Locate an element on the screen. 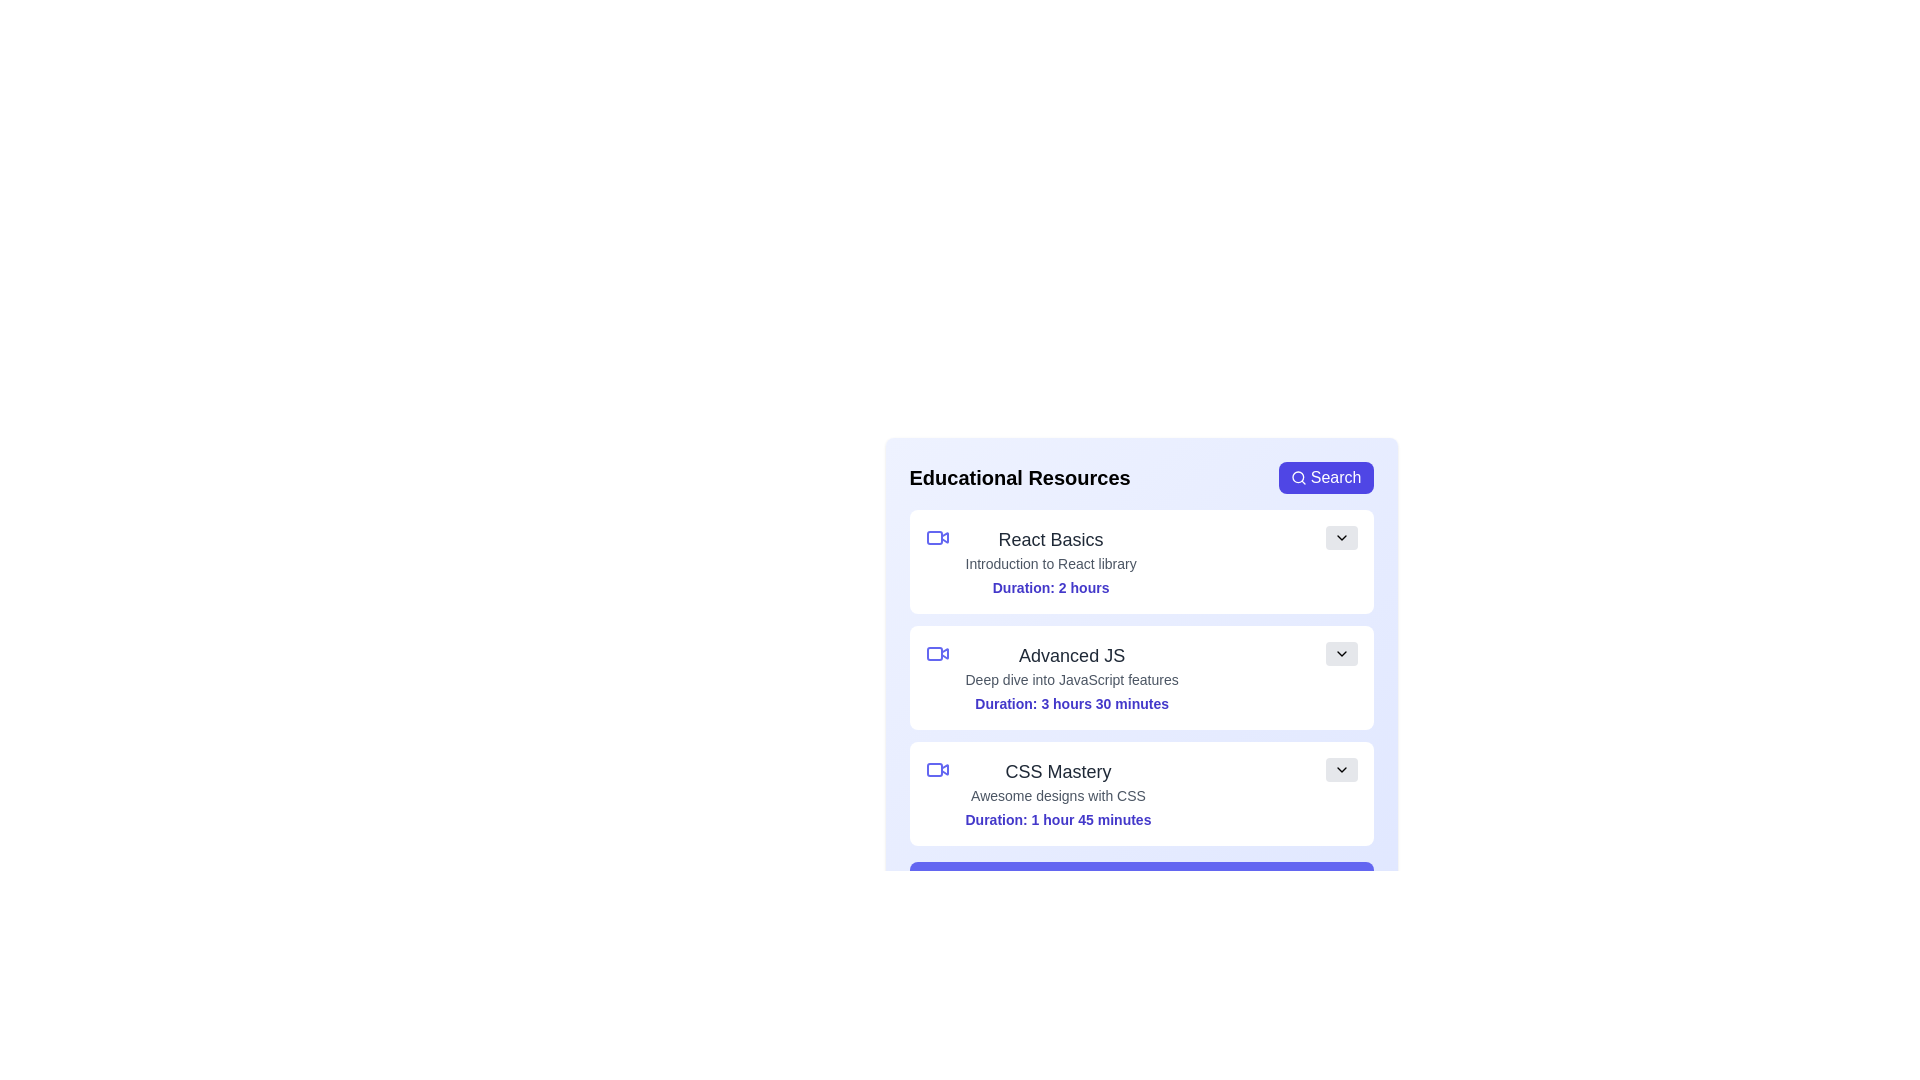 The image size is (1920, 1080). chevron button of the resource titled 'Advanced JS' to toggle its details is located at coordinates (1341, 654).